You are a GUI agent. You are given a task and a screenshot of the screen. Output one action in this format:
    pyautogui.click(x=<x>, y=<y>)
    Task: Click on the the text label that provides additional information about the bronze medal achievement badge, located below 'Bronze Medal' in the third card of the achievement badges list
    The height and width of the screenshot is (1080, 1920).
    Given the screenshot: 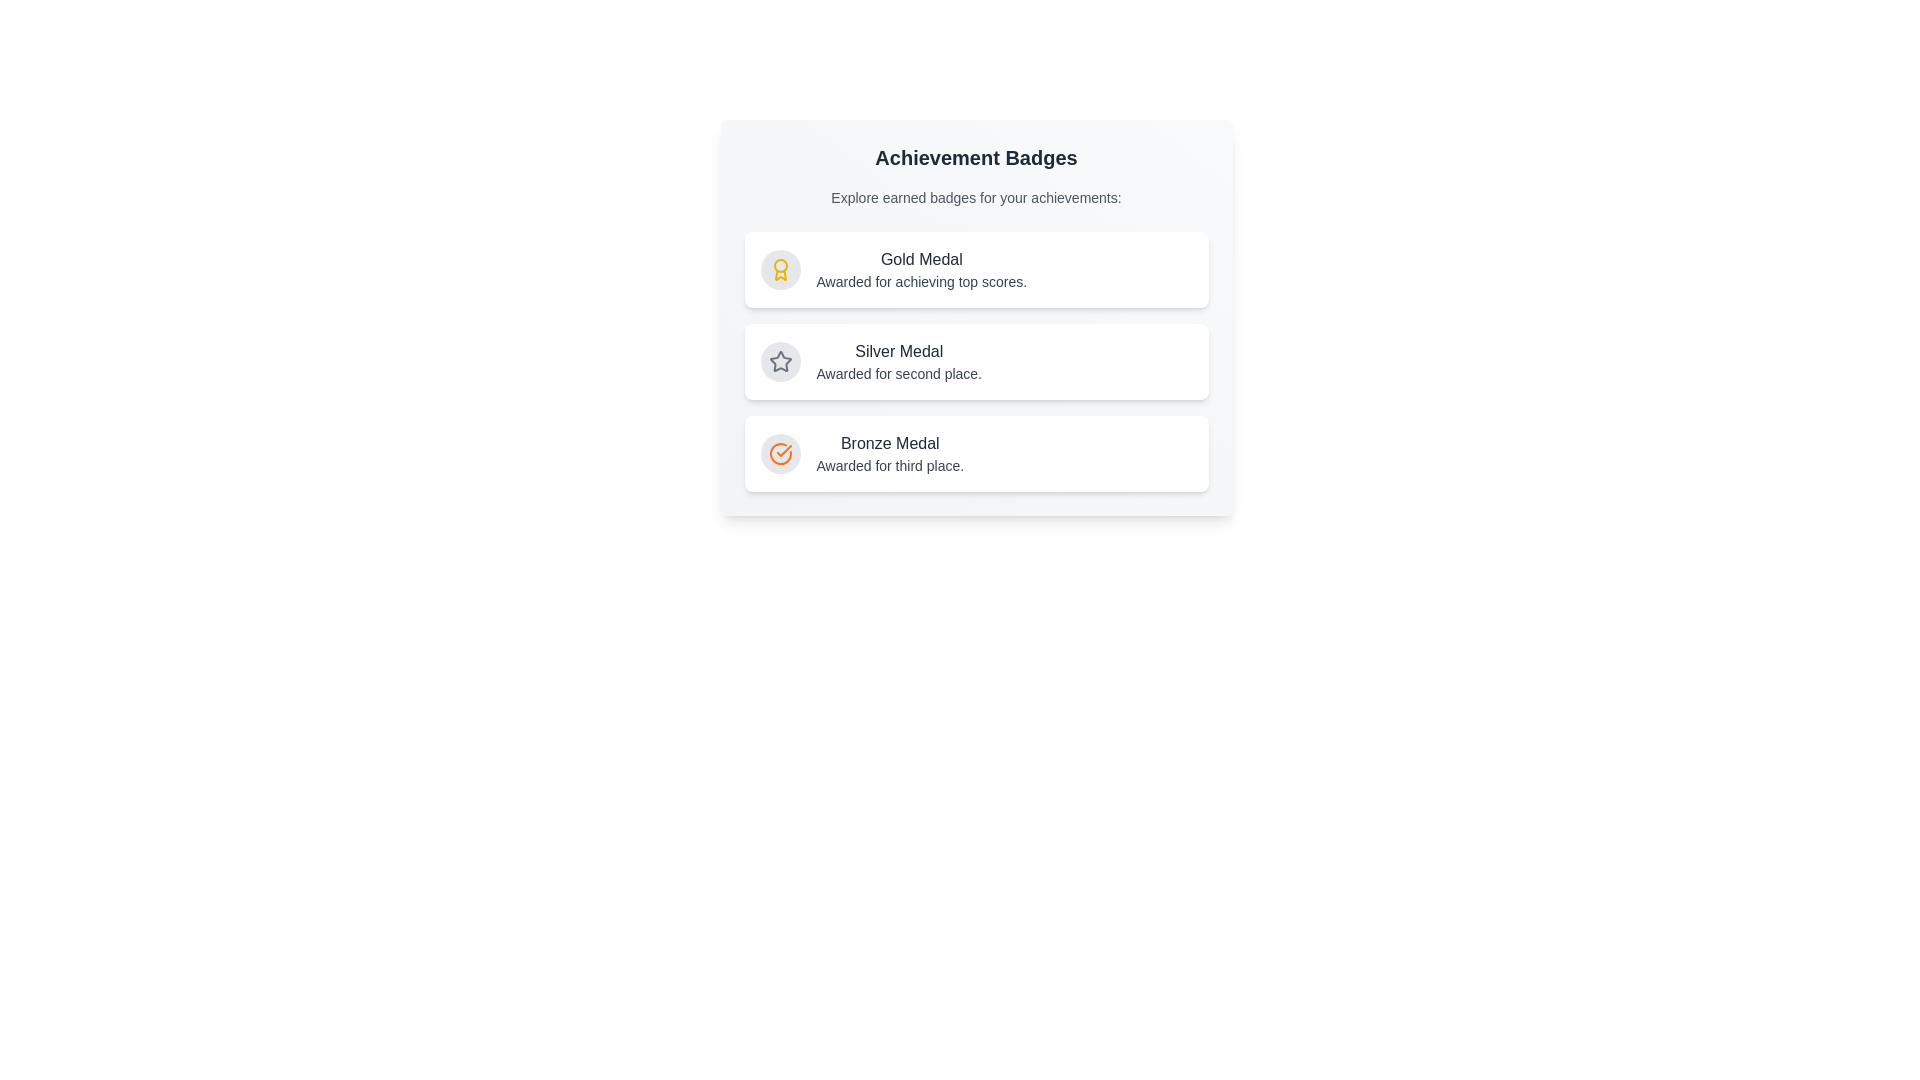 What is the action you would take?
    pyautogui.click(x=889, y=466)
    